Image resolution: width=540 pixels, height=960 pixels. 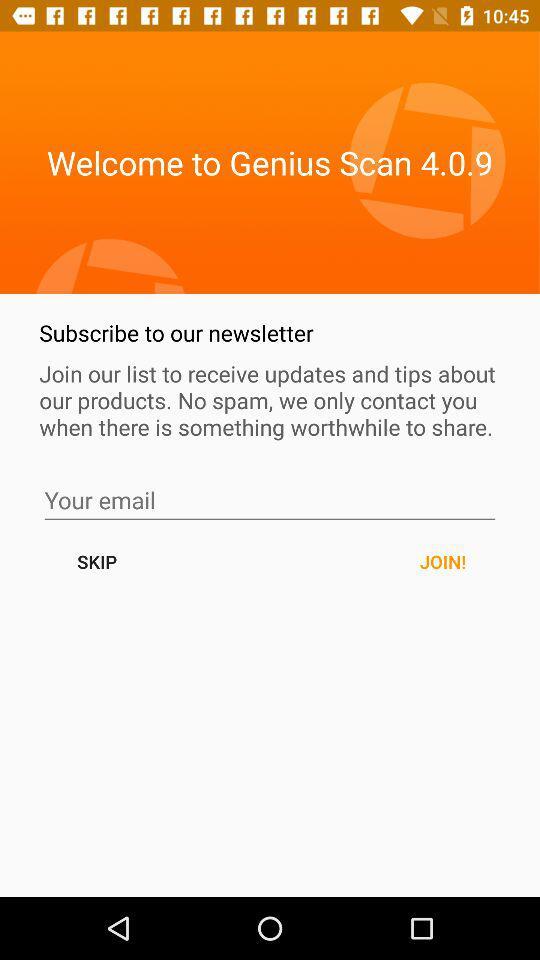 What do you see at coordinates (442, 561) in the screenshot?
I see `the button next to skip icon` at bounding box center [442, 561].